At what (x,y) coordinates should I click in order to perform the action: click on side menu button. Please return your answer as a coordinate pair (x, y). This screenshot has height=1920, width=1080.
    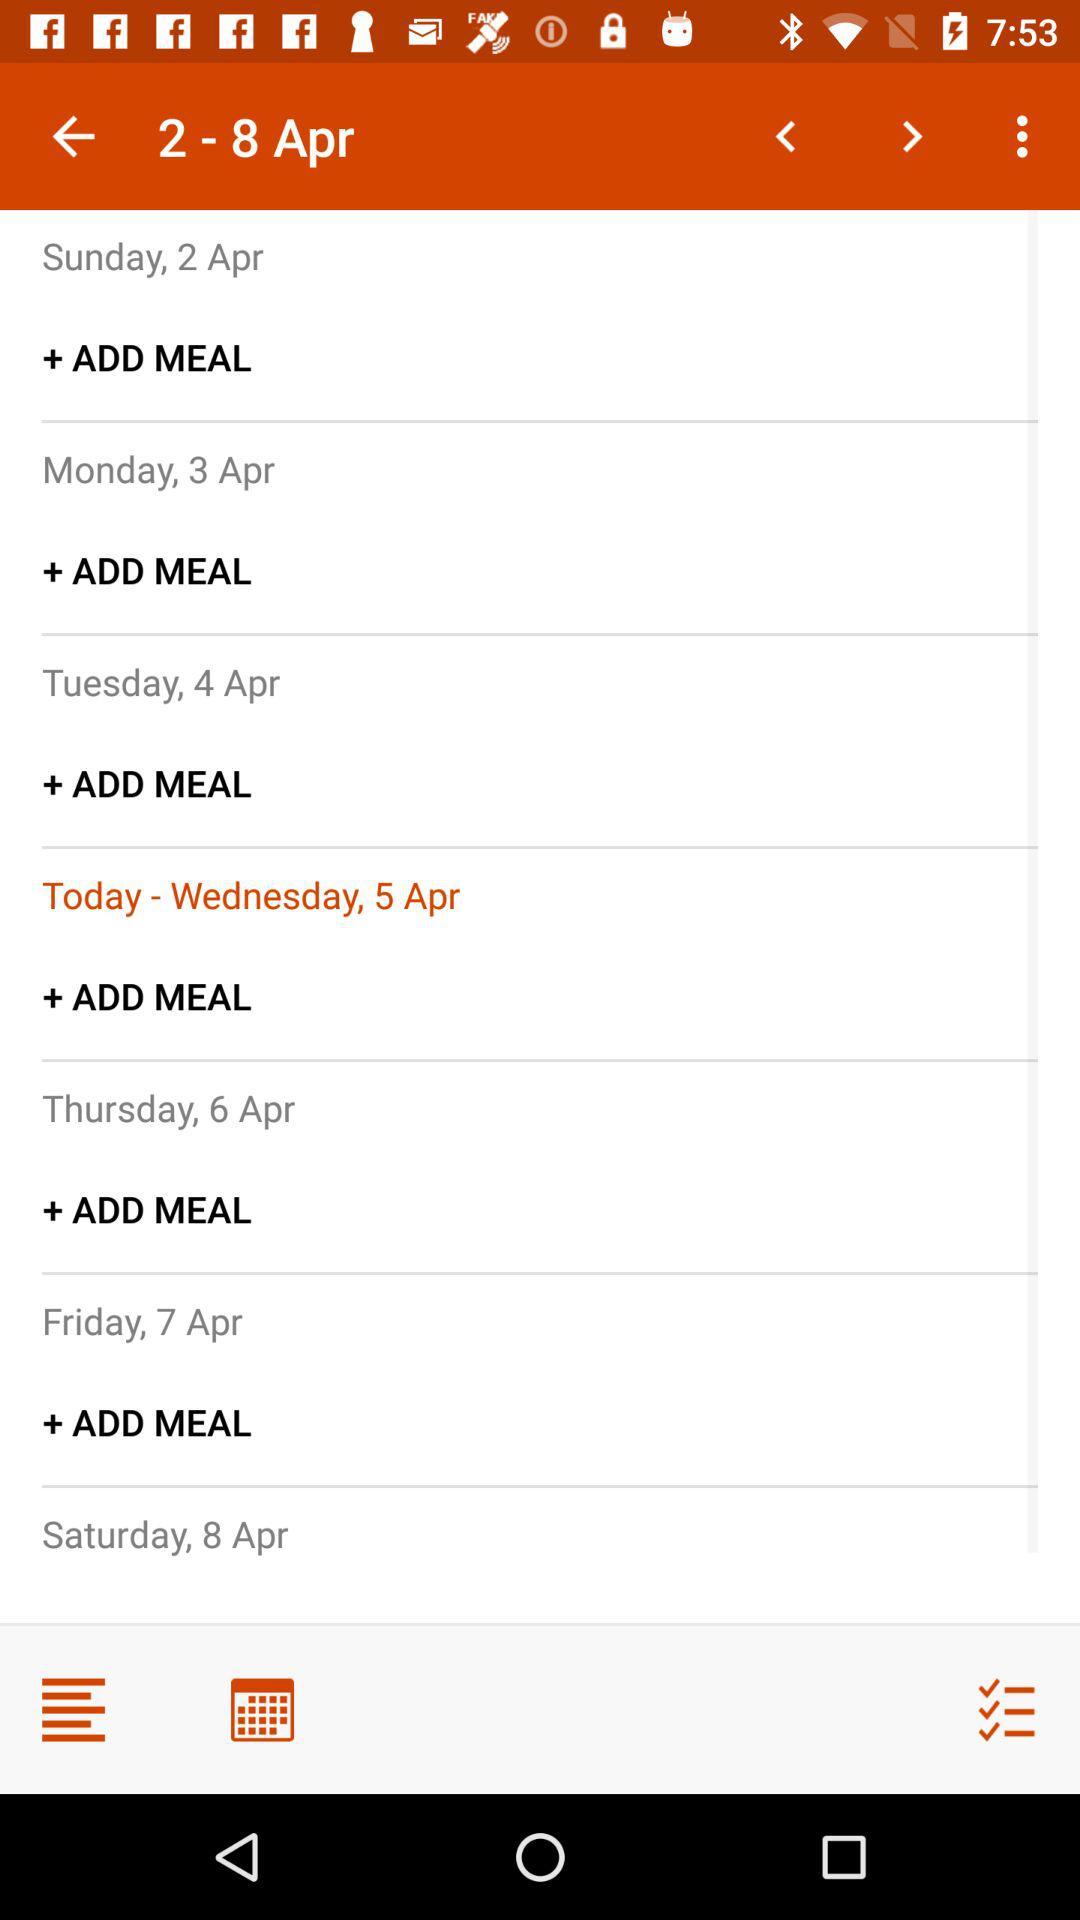
    Looking at the image, I should click on (72, 1708).